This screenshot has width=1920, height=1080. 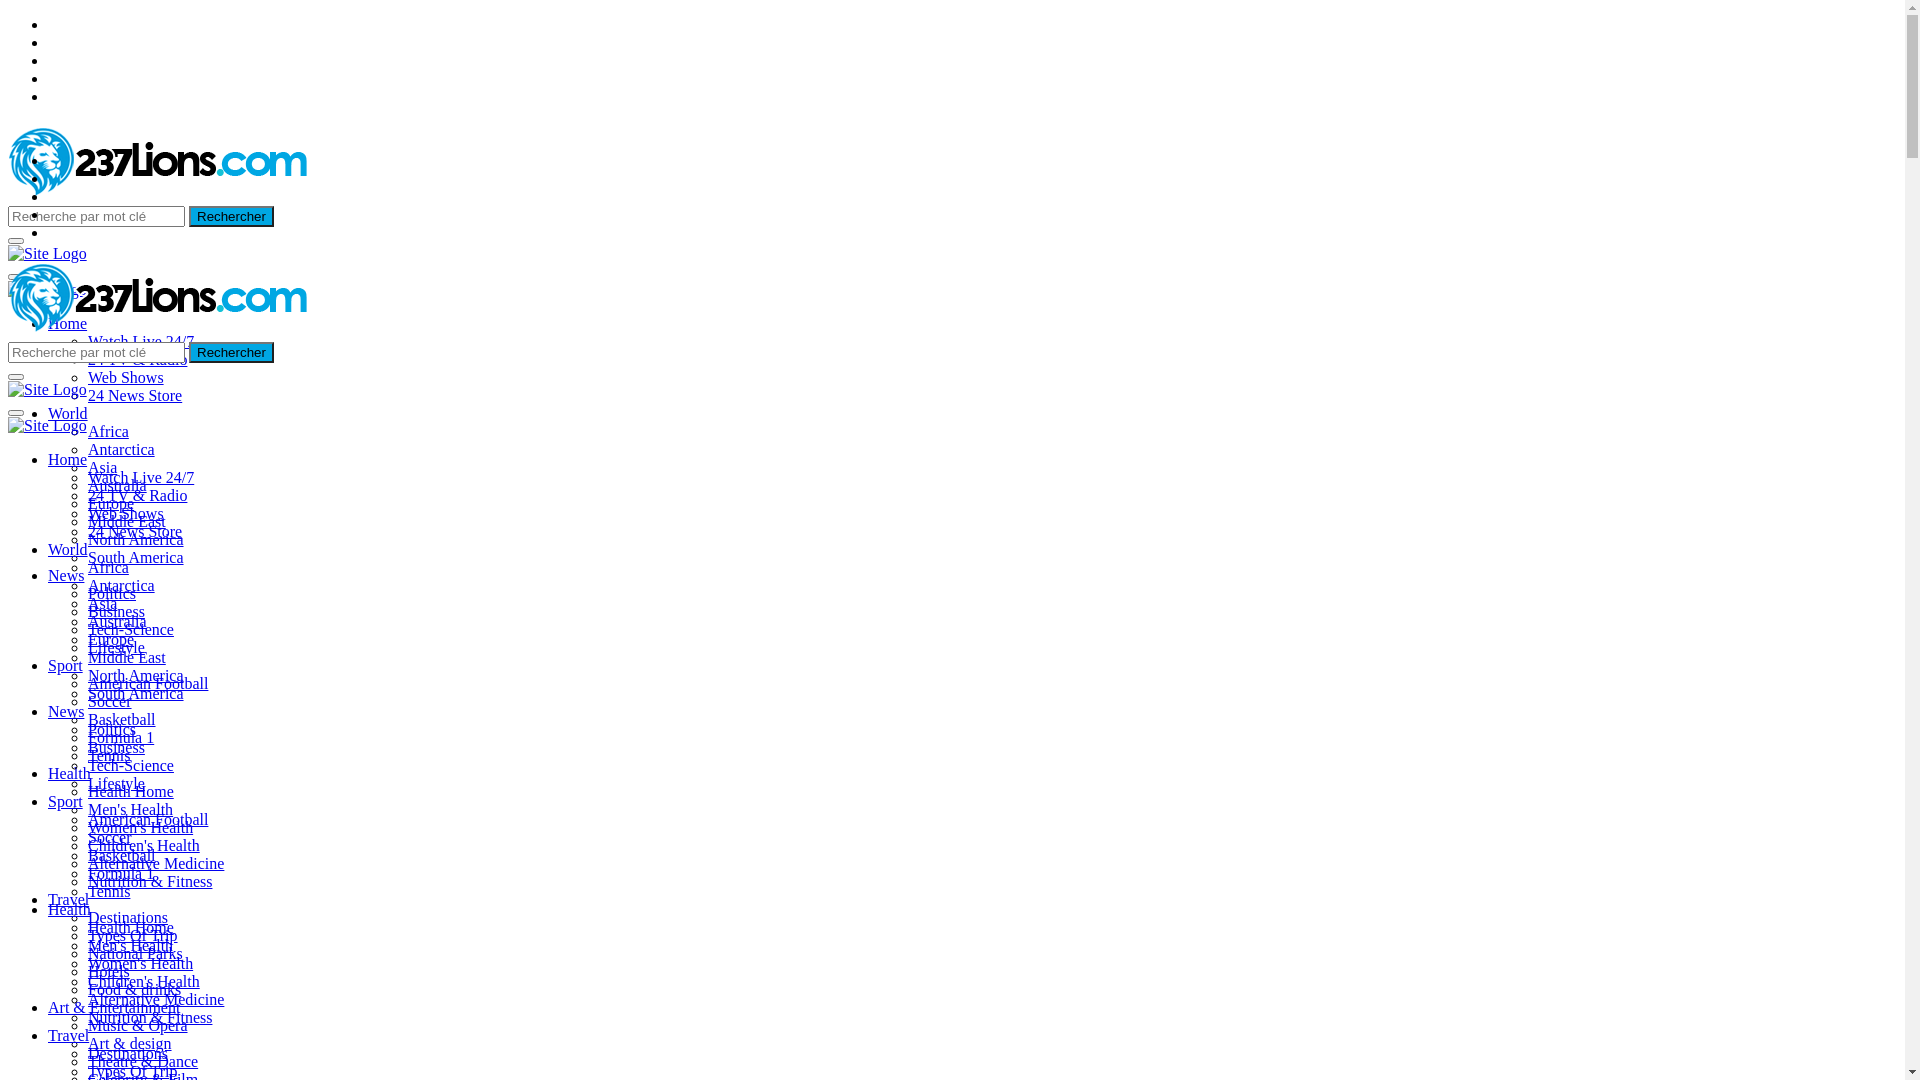 What do you see at coordinates (120, 855) in the screenshot?
I see `'Basketball'` at bounding box center [120, 855].